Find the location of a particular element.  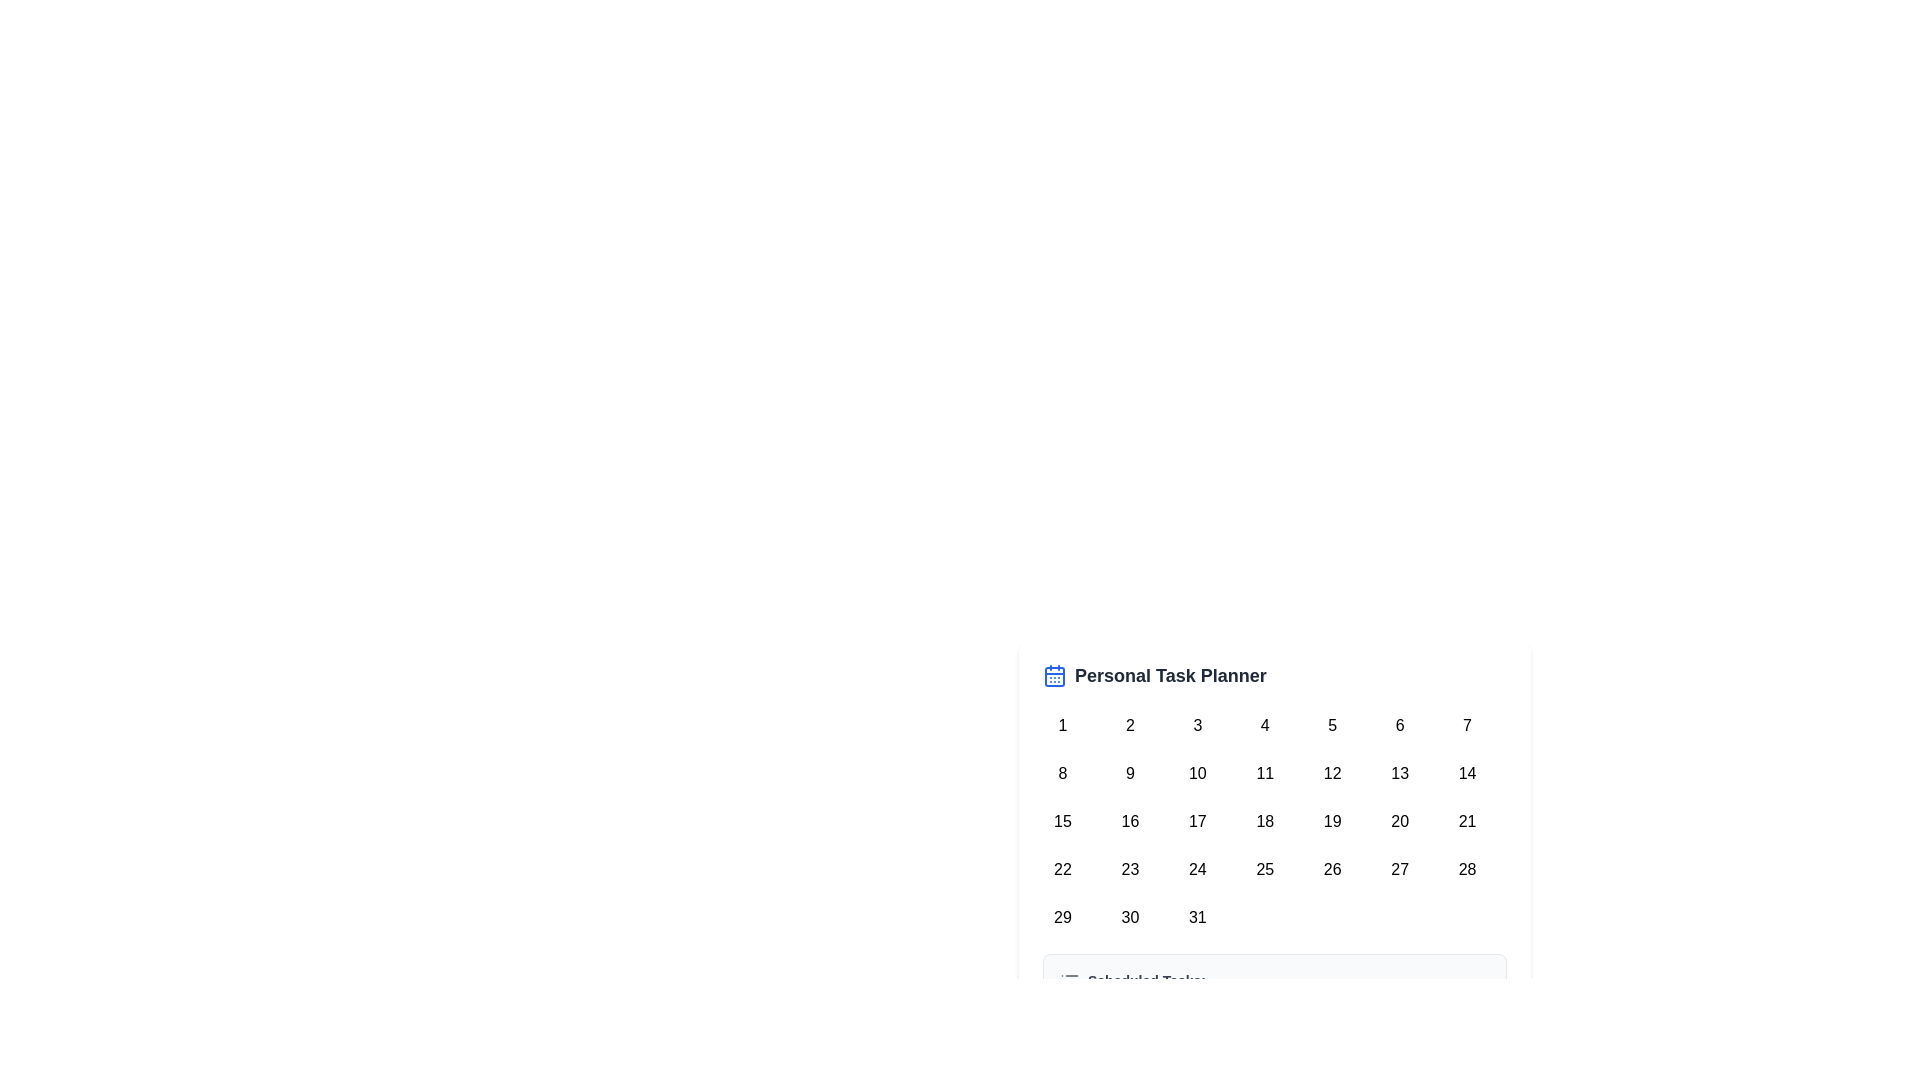

the selectable date button '23' in the calendar of the 'Personal Task Planner' interface located in the fifth row and second column of the grid layout is located at coordinates (1130, 869).